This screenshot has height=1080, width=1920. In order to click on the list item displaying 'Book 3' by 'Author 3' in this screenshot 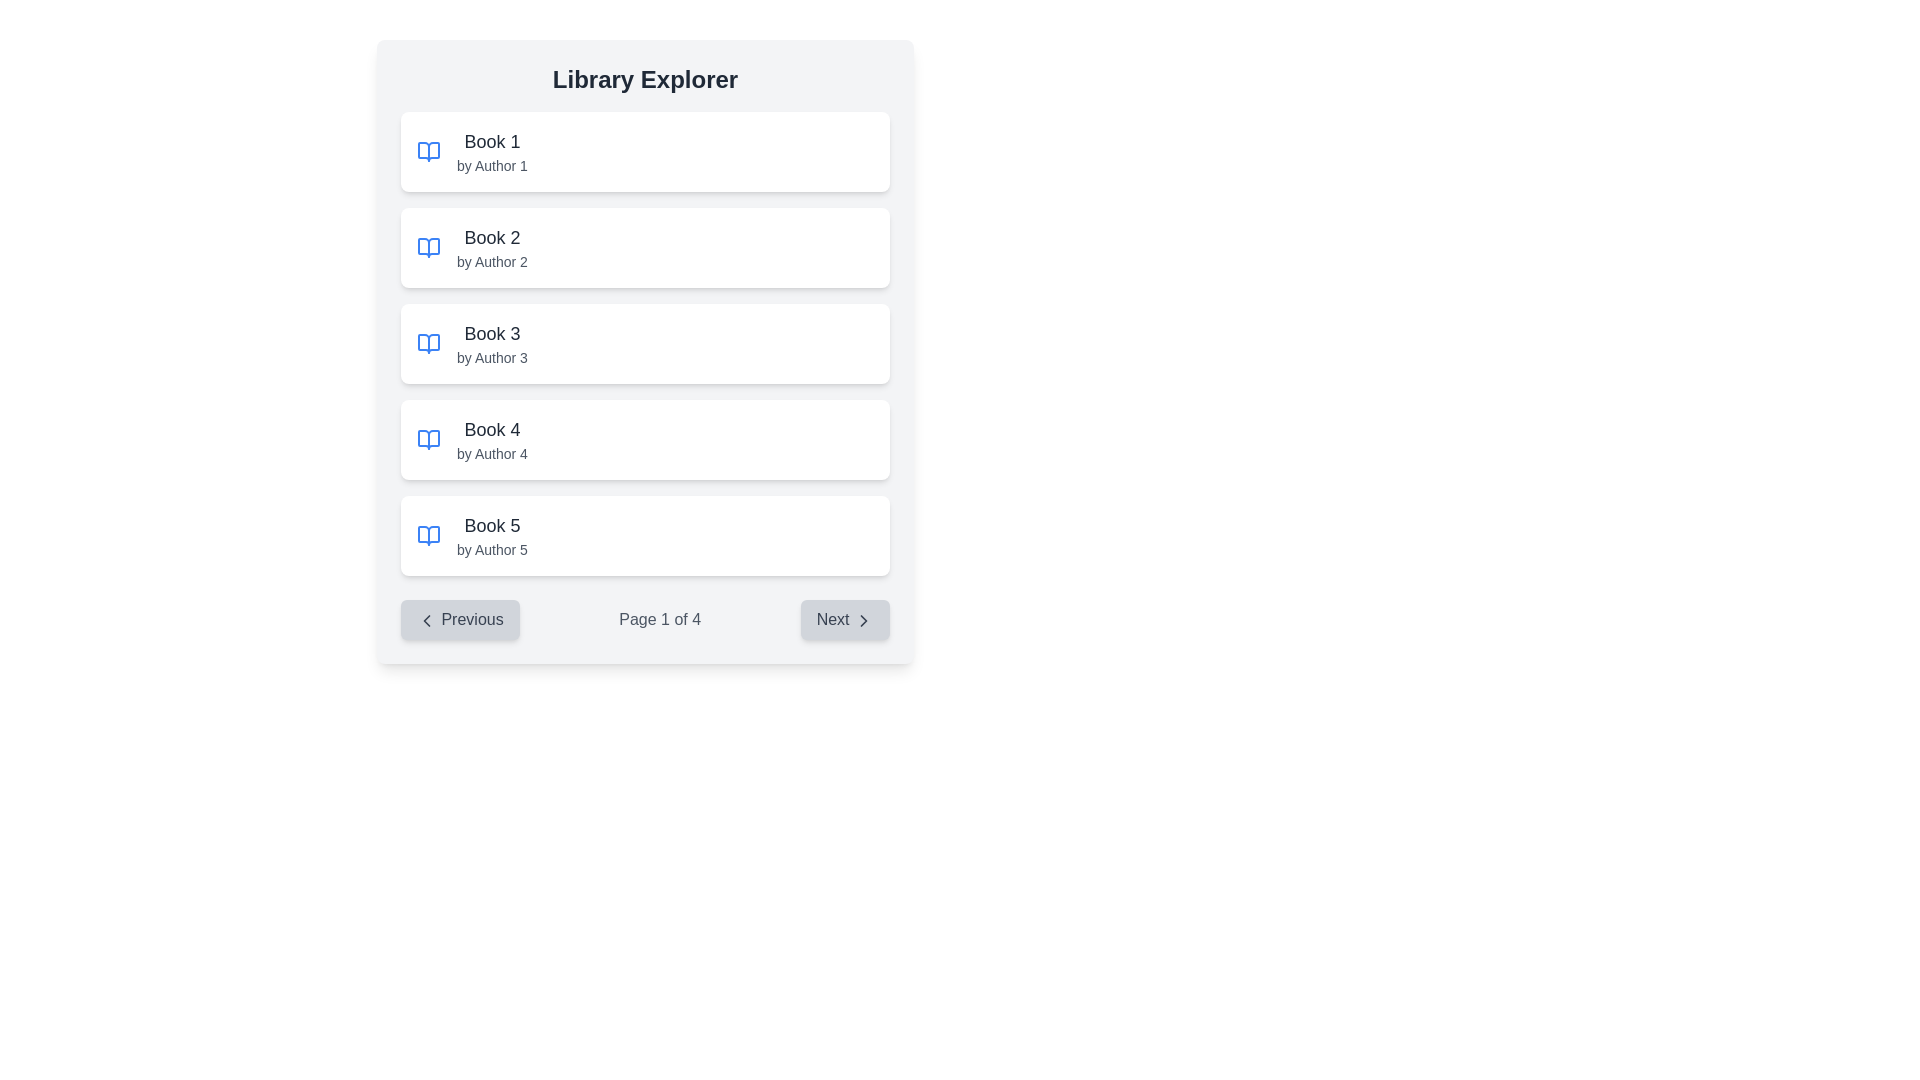, I will do `click(492, 342)`.